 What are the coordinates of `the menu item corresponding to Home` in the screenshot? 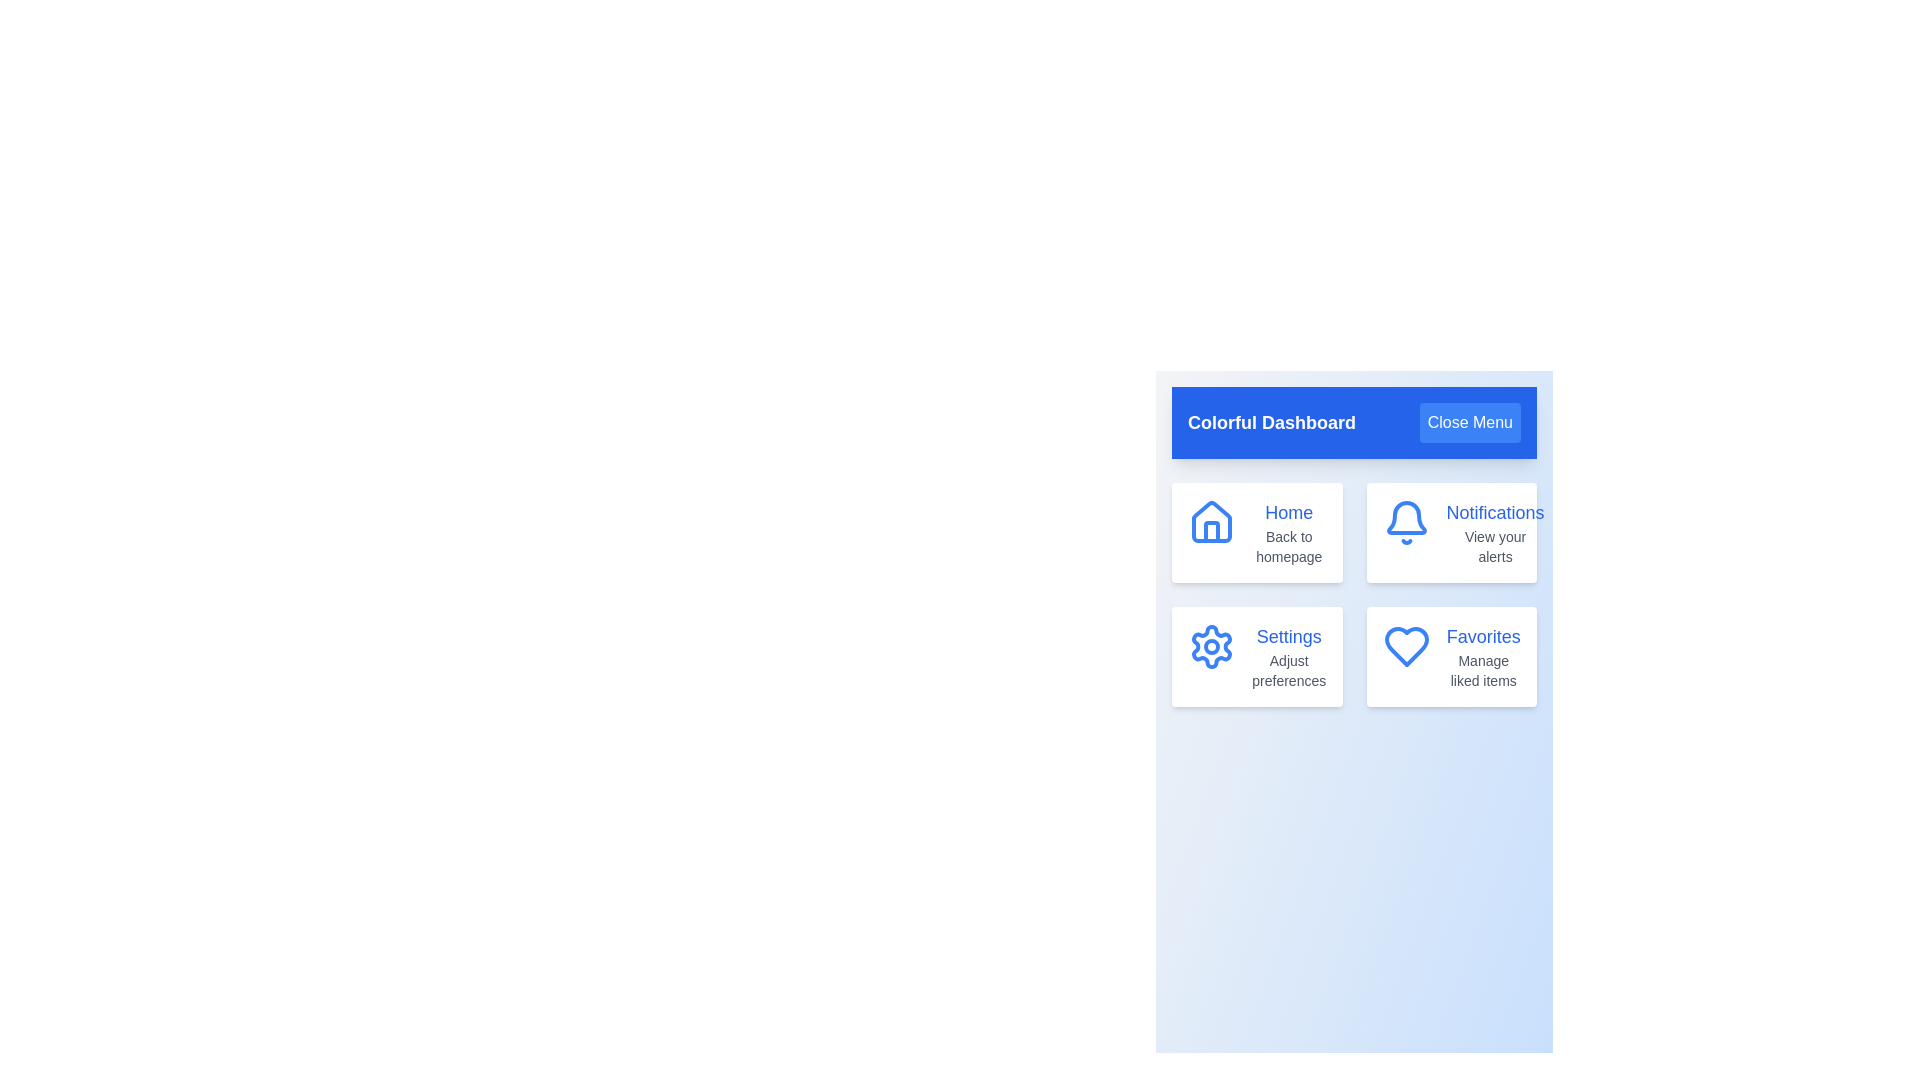 It's located at (1256, 531).